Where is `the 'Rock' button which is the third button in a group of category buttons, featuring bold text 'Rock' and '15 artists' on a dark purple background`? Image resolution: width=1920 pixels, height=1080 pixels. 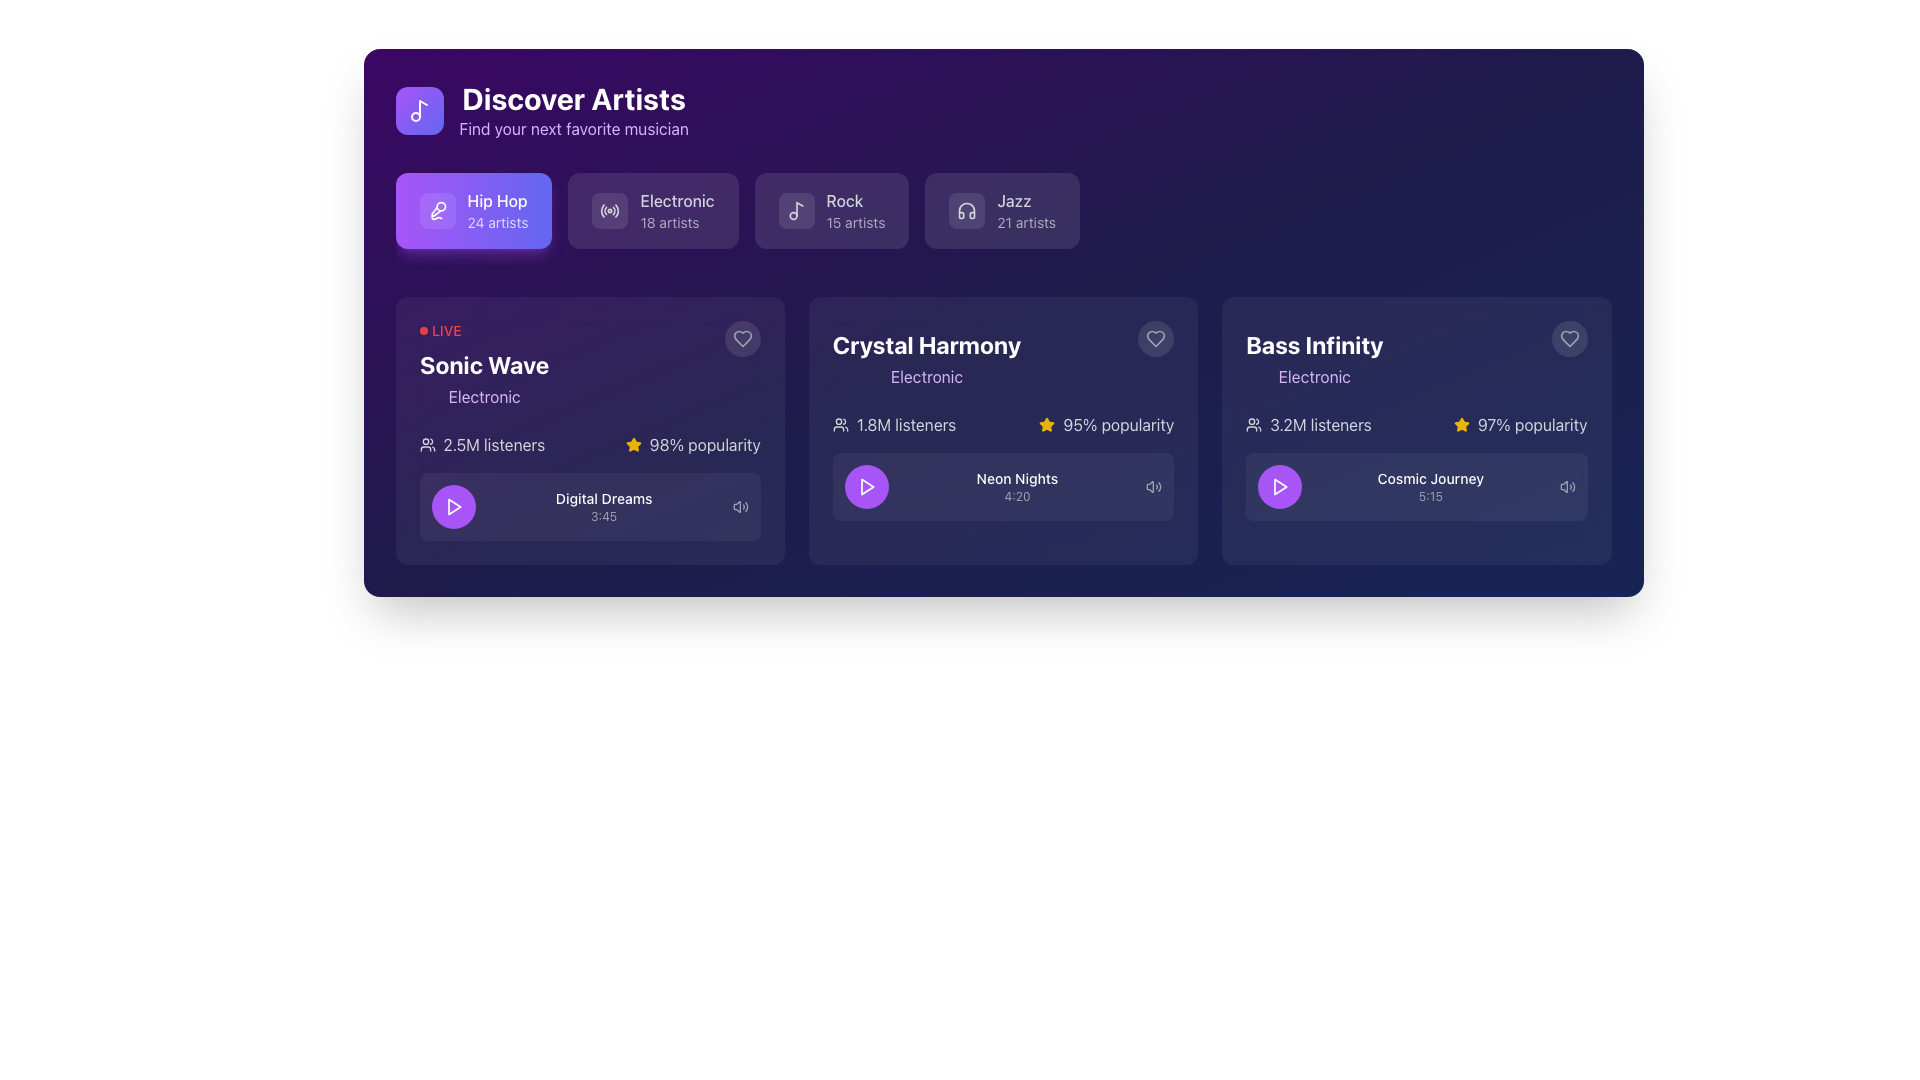 the 'Rock' button which is the third button in a group of category buttons, featuring bold text 'Rock' and '15 artists' on a dark purple background is located at coordinates (855, 211).